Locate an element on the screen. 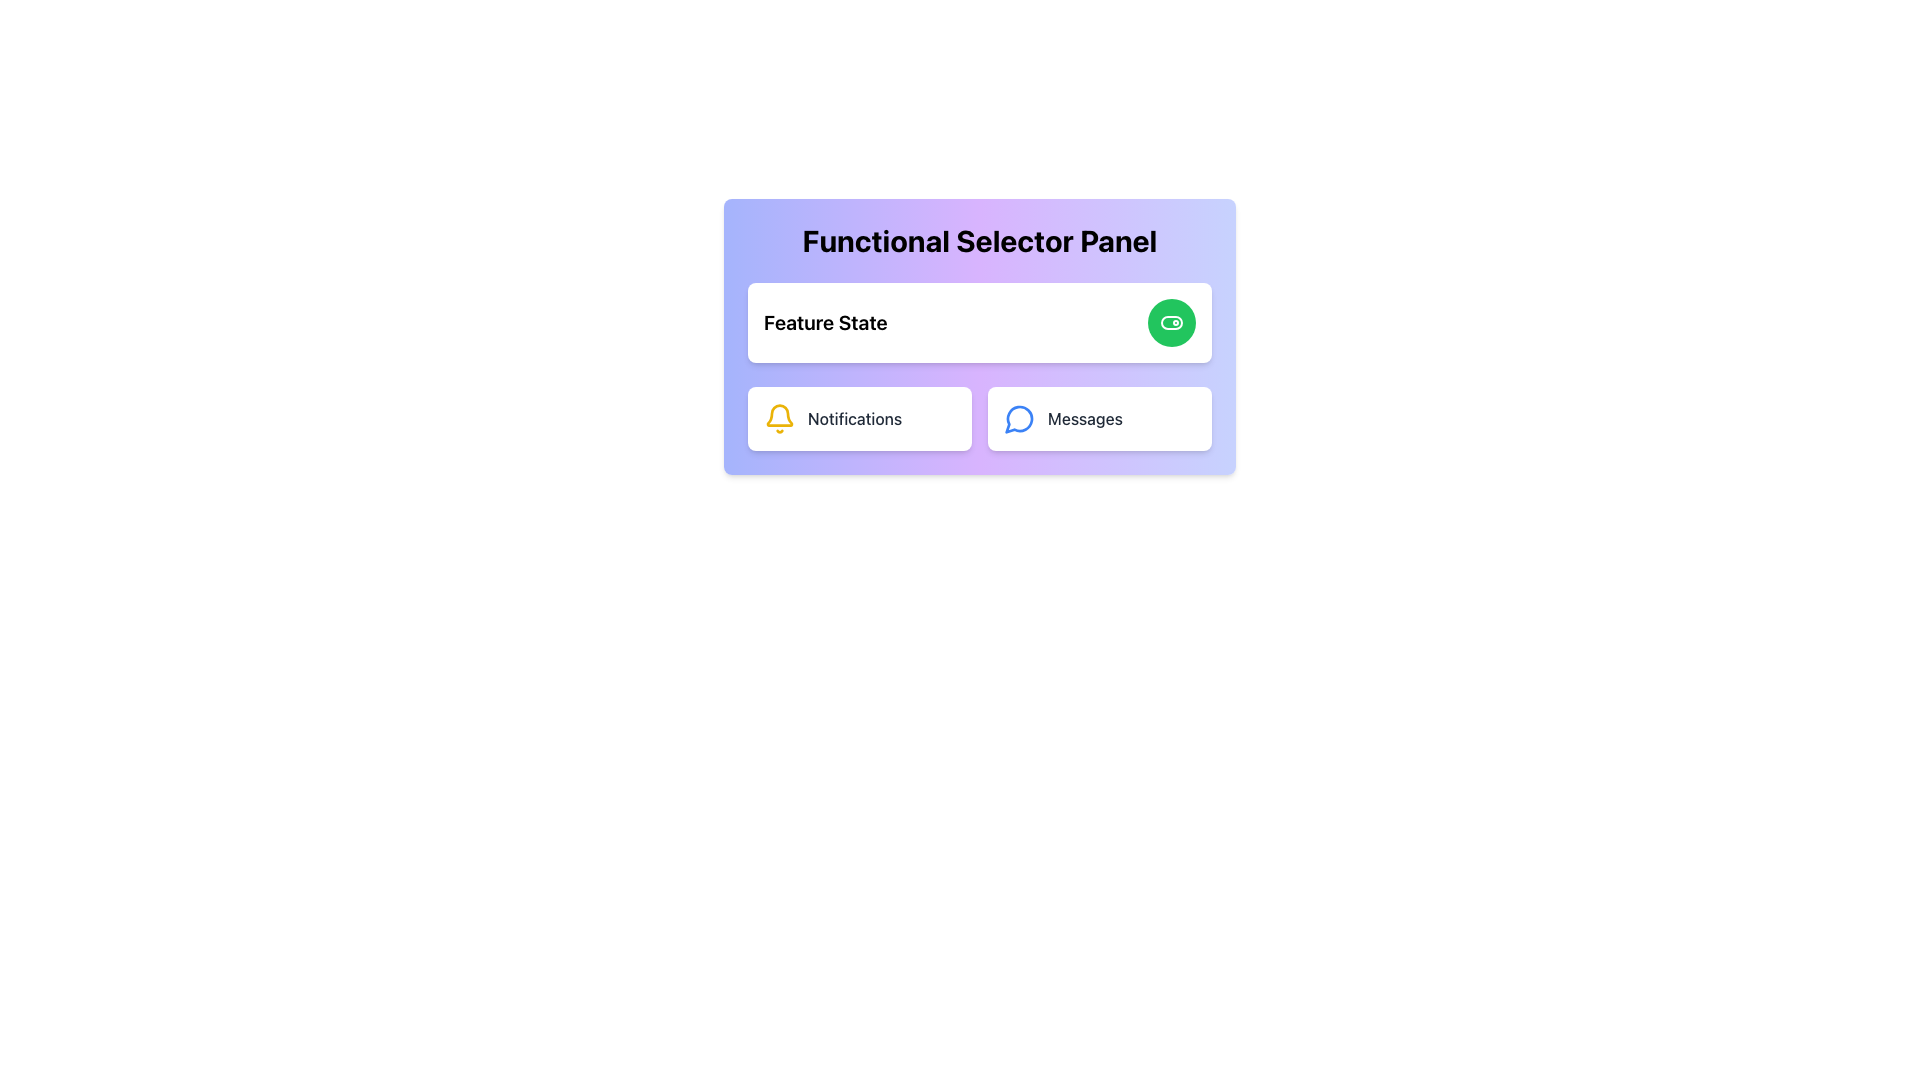 The image size is (1920, 1080). the bell icon representing the 'Notifications' section, located on the leftmost side of the Notifications panel is located at coordinates (778, 418).